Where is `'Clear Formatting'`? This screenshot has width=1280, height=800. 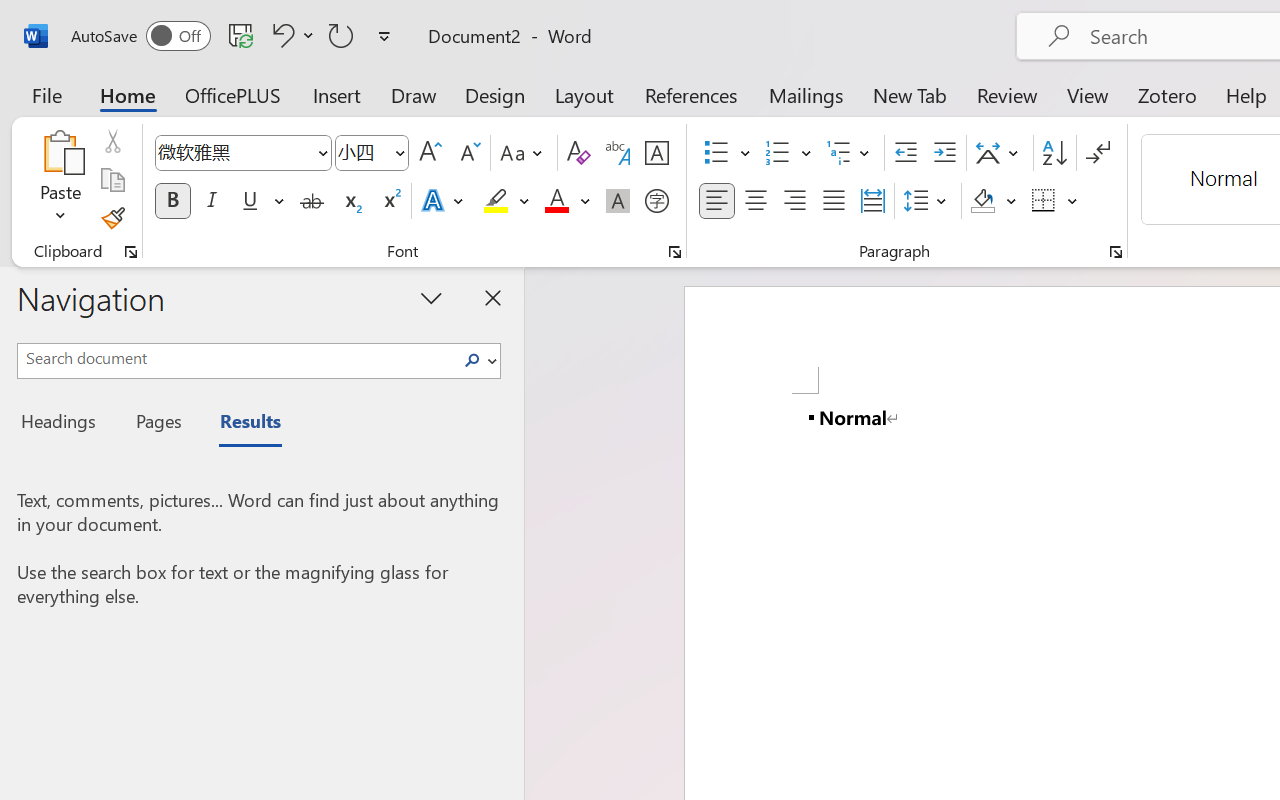
'Clear Formatting' is located at coordinates (577, 153).